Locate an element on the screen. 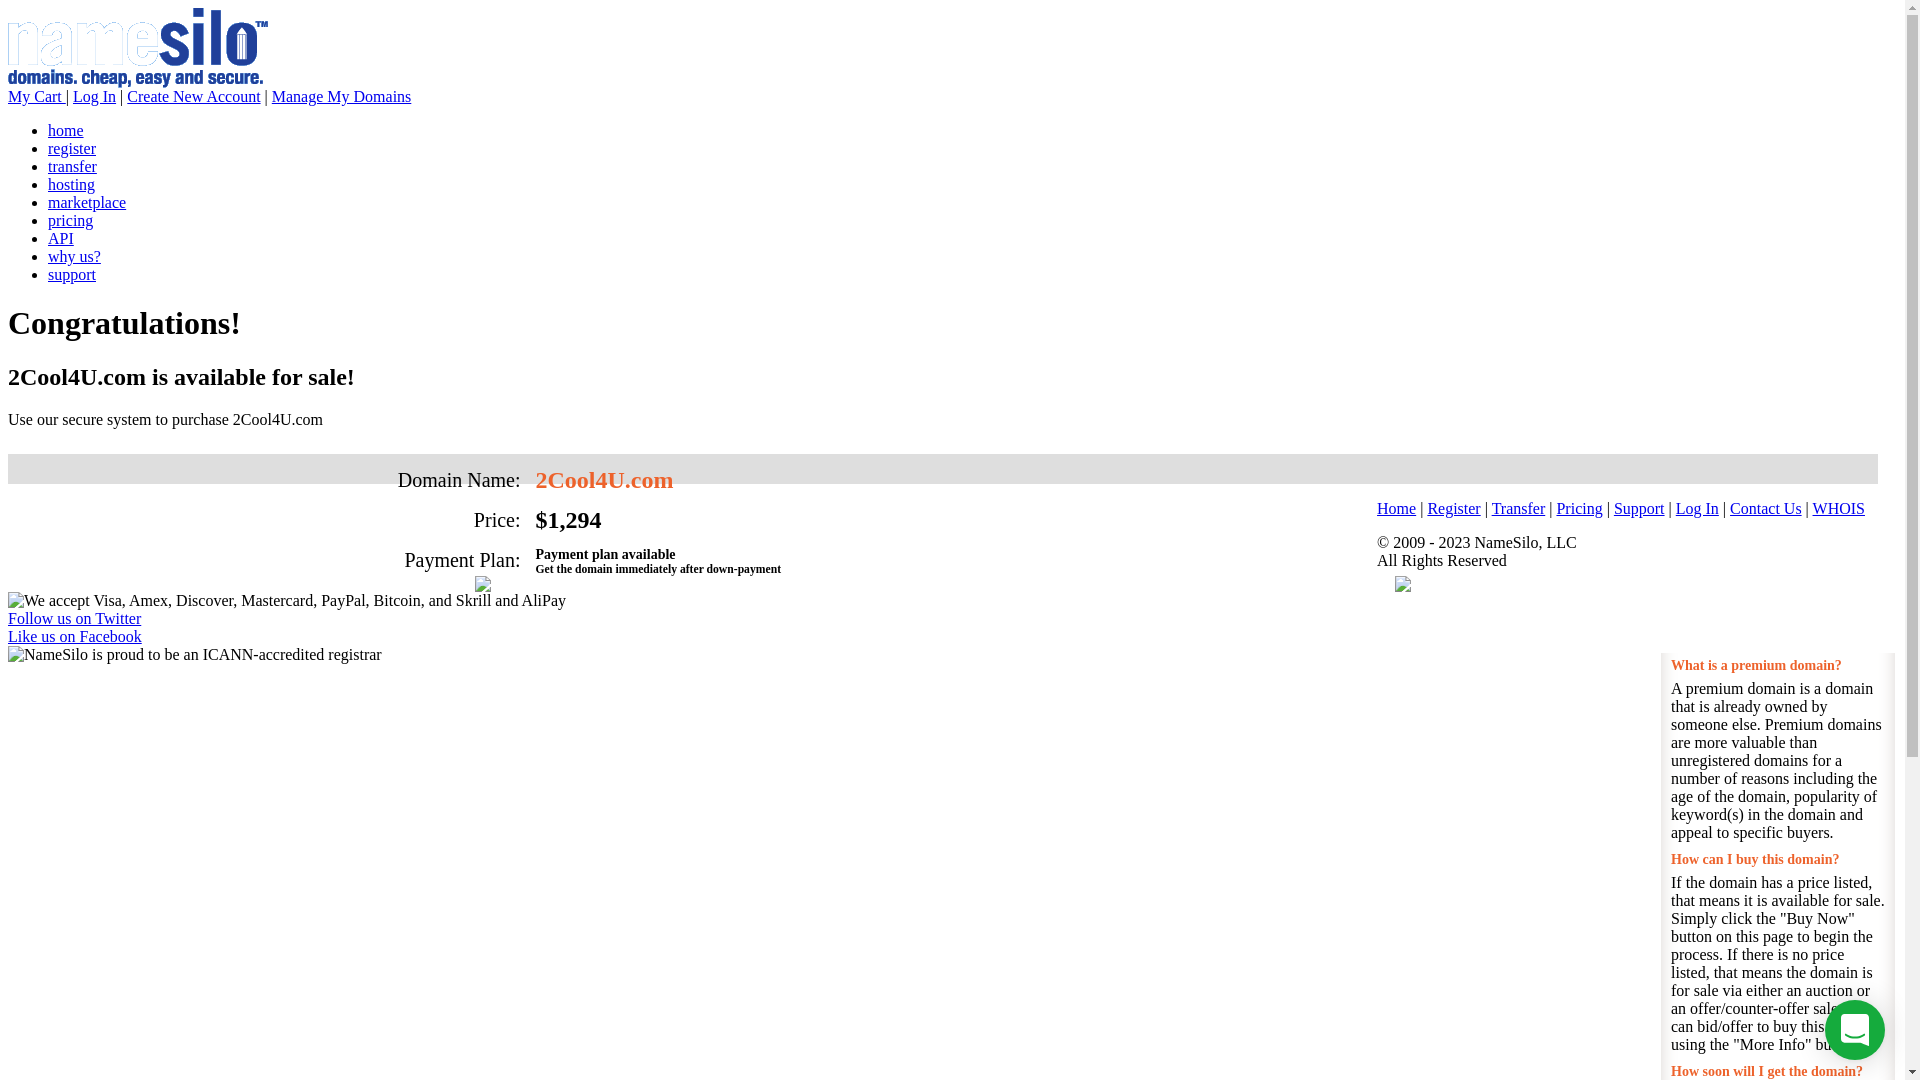  'Contact Us' is located at coordinates (1766, 507).